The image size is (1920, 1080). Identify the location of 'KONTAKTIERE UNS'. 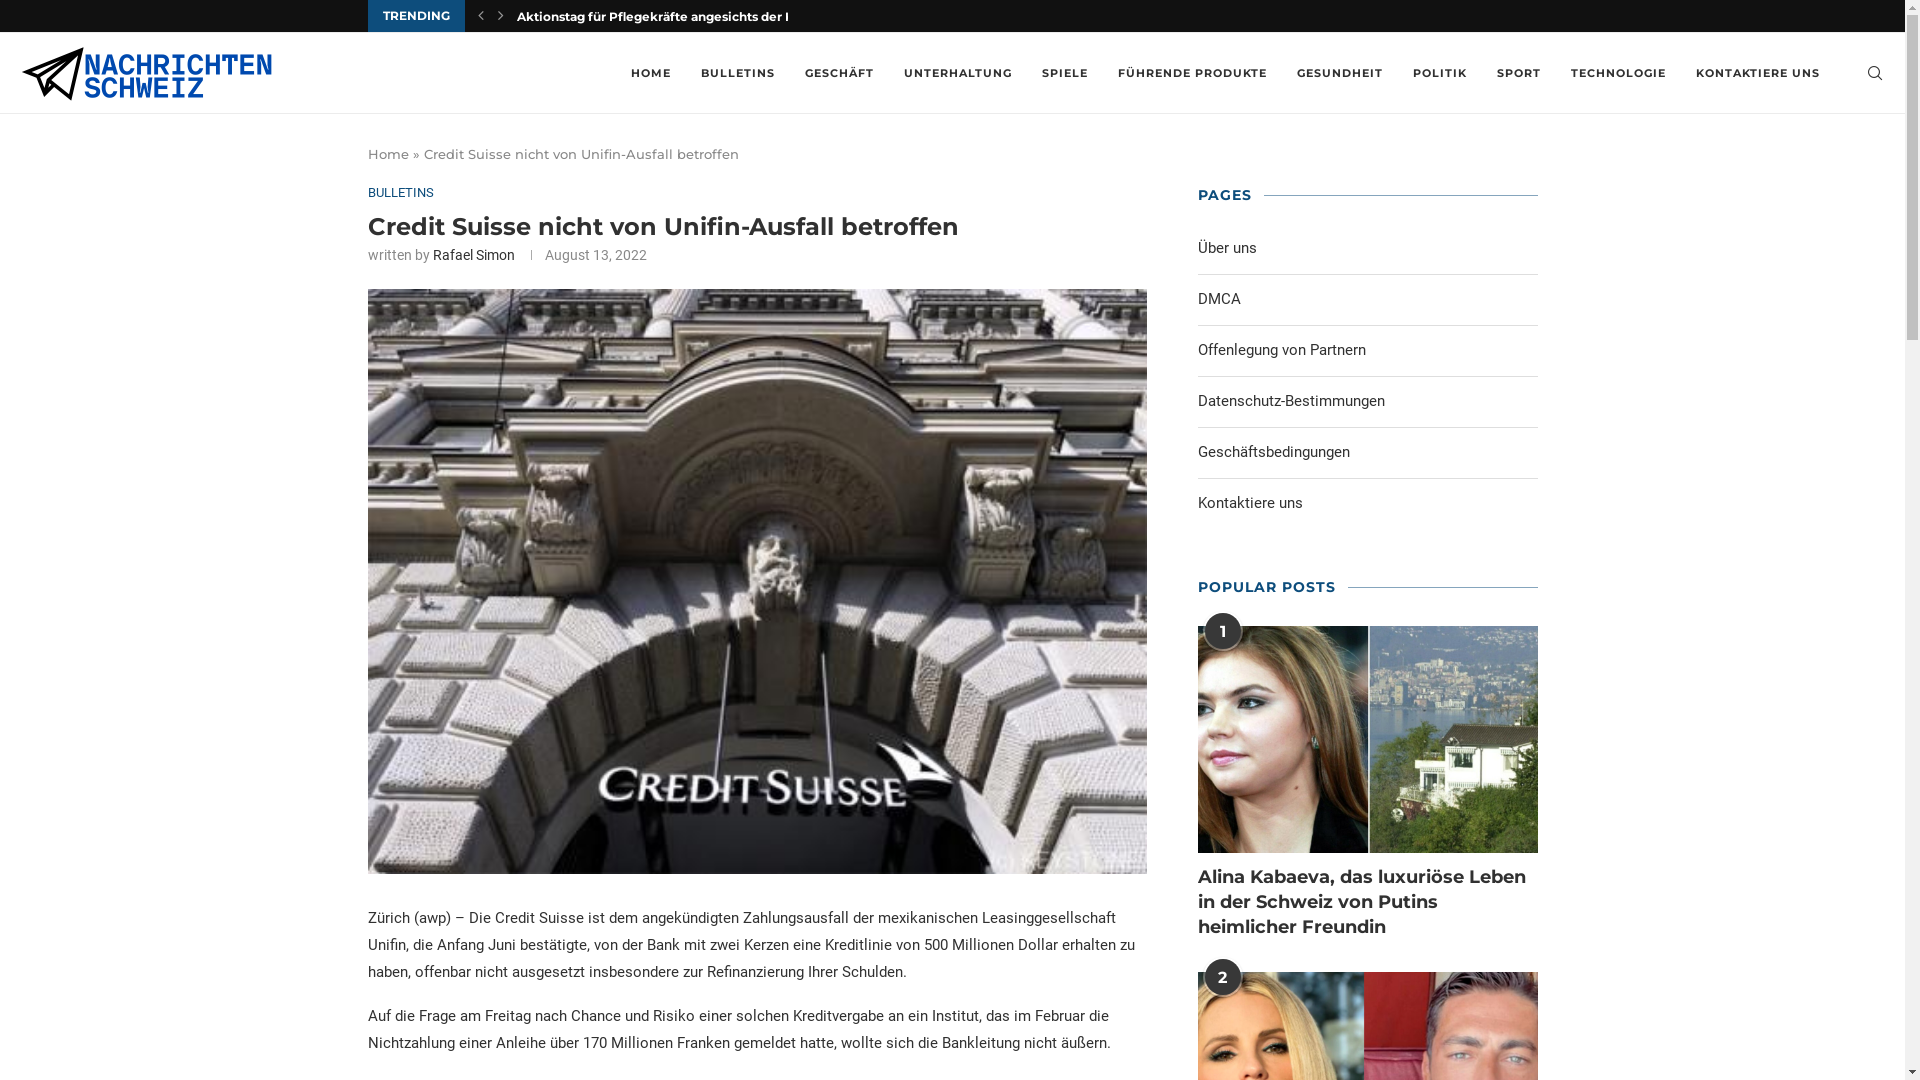
(1756, 72).